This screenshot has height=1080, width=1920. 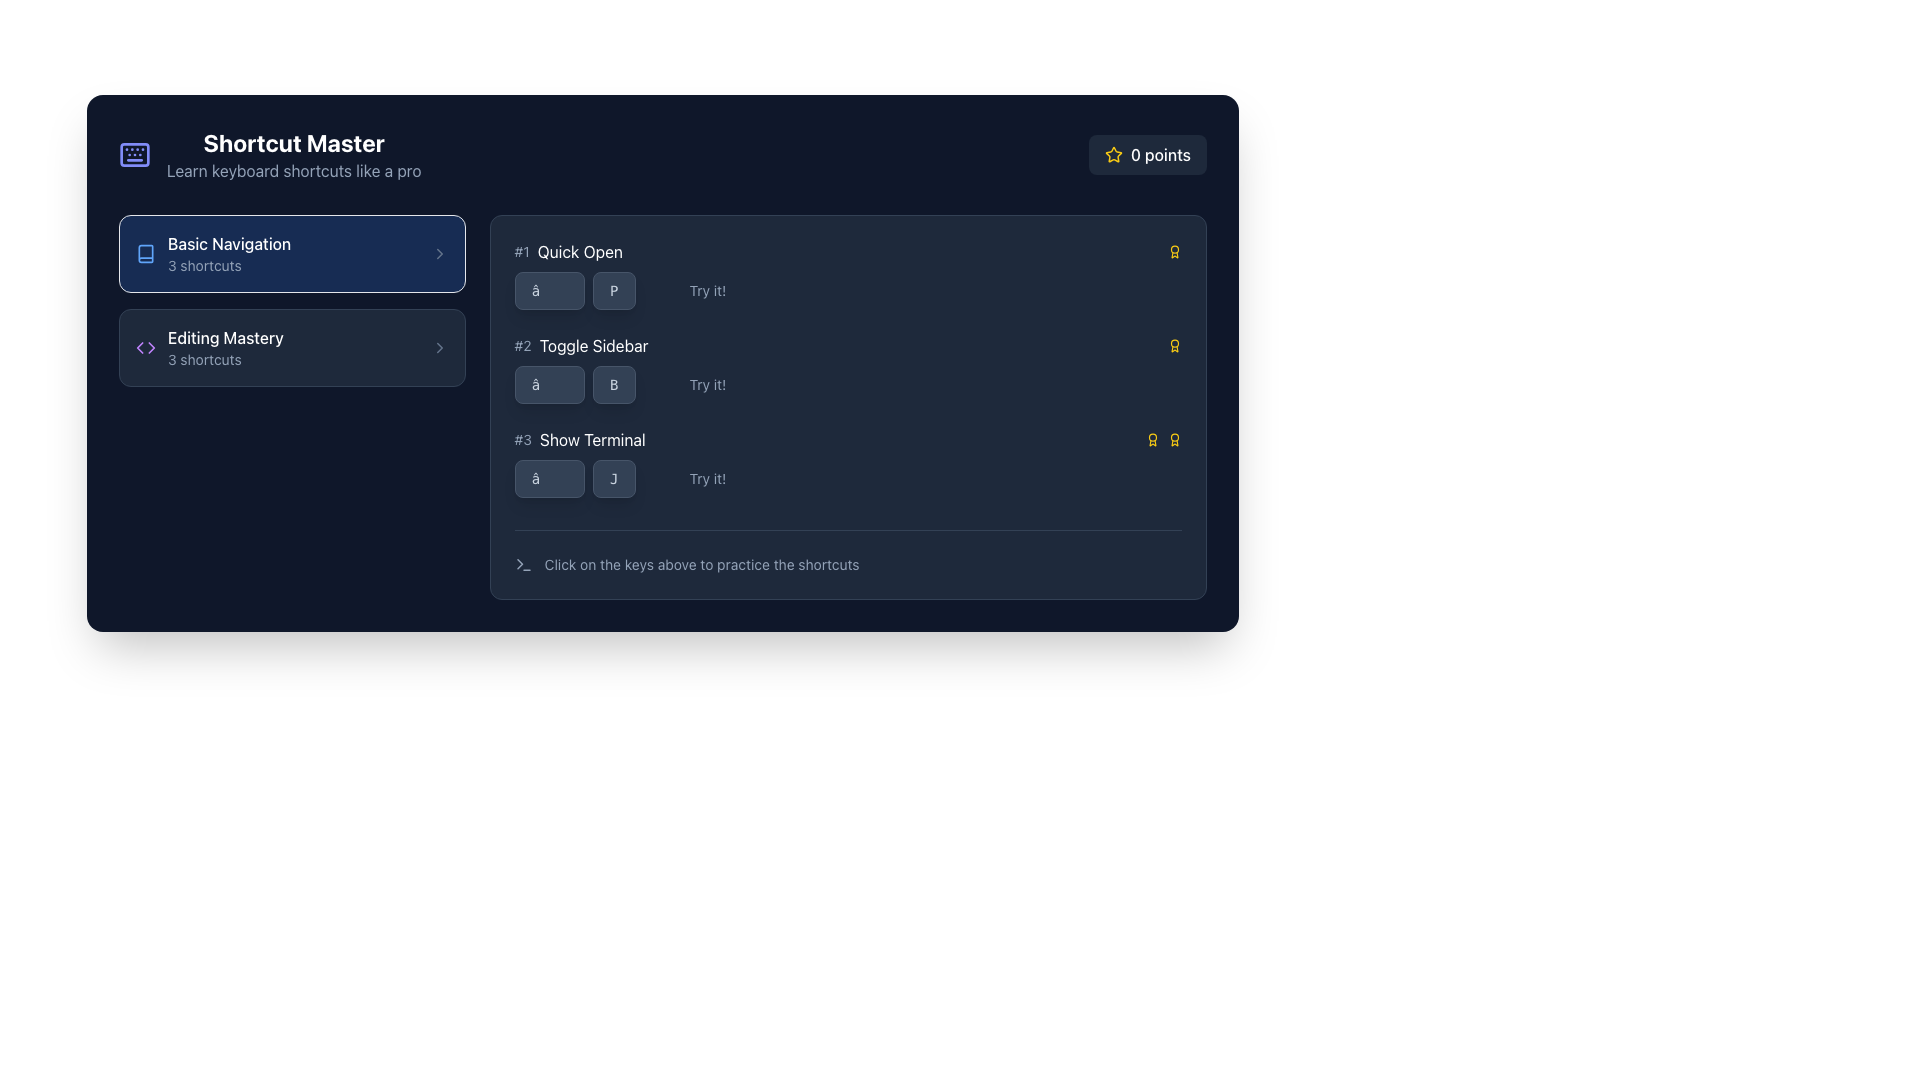 What do you see at coordinates (229, 265) in the screenshot?
I see `the static informational text displaying '3 shortcuts', which is styled in a smaller font size and light gray color against a dark blue background, located directly beneath 'Basic Navigation'` at bounding box center [229, 265].